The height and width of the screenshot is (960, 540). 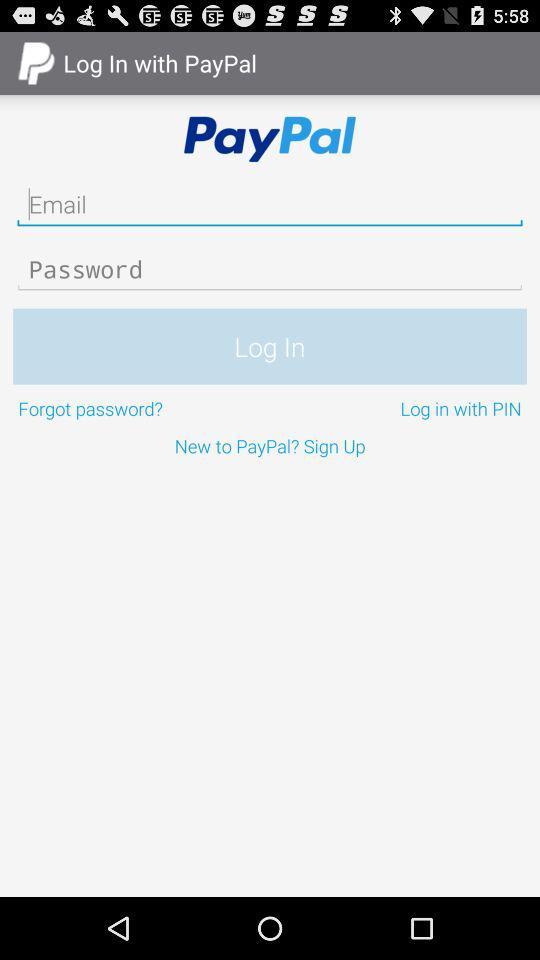 What do you see at coordinates (270, 445) in the screenshot?
I see `new to paypal item` at bounding box center [270, 445].